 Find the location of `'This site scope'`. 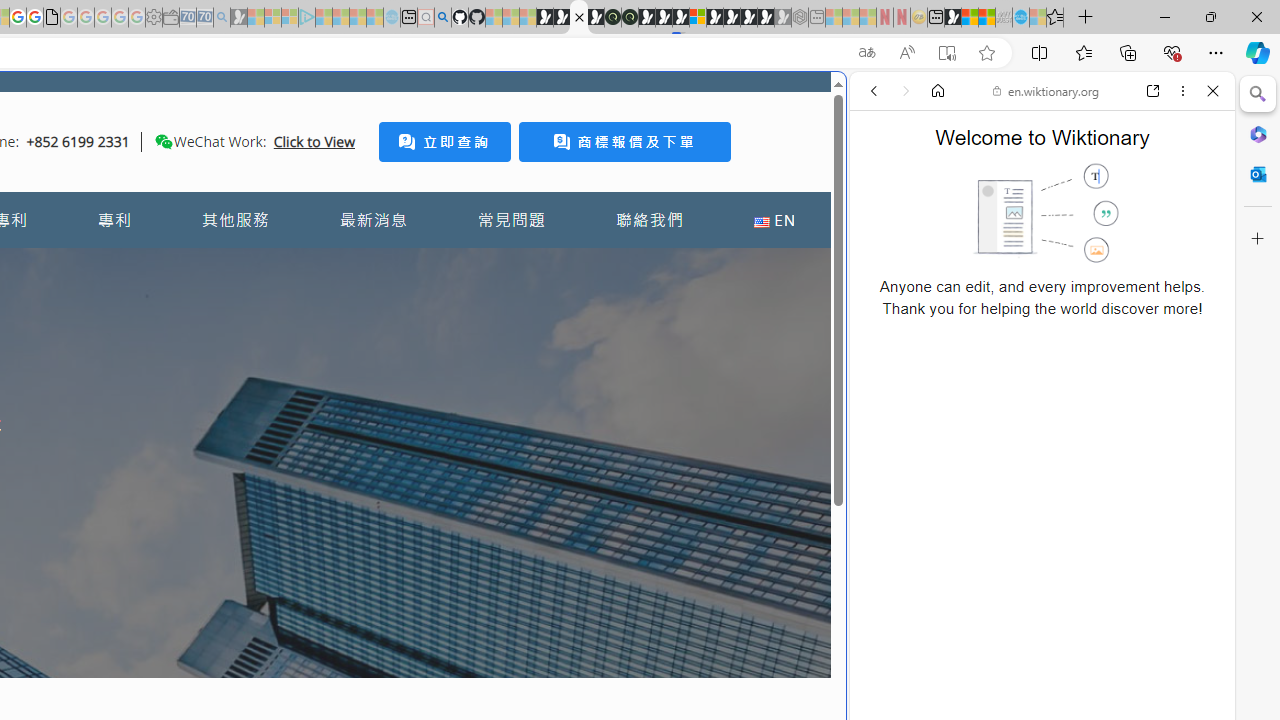

'This site scope' is located at coordinates (935, 180).